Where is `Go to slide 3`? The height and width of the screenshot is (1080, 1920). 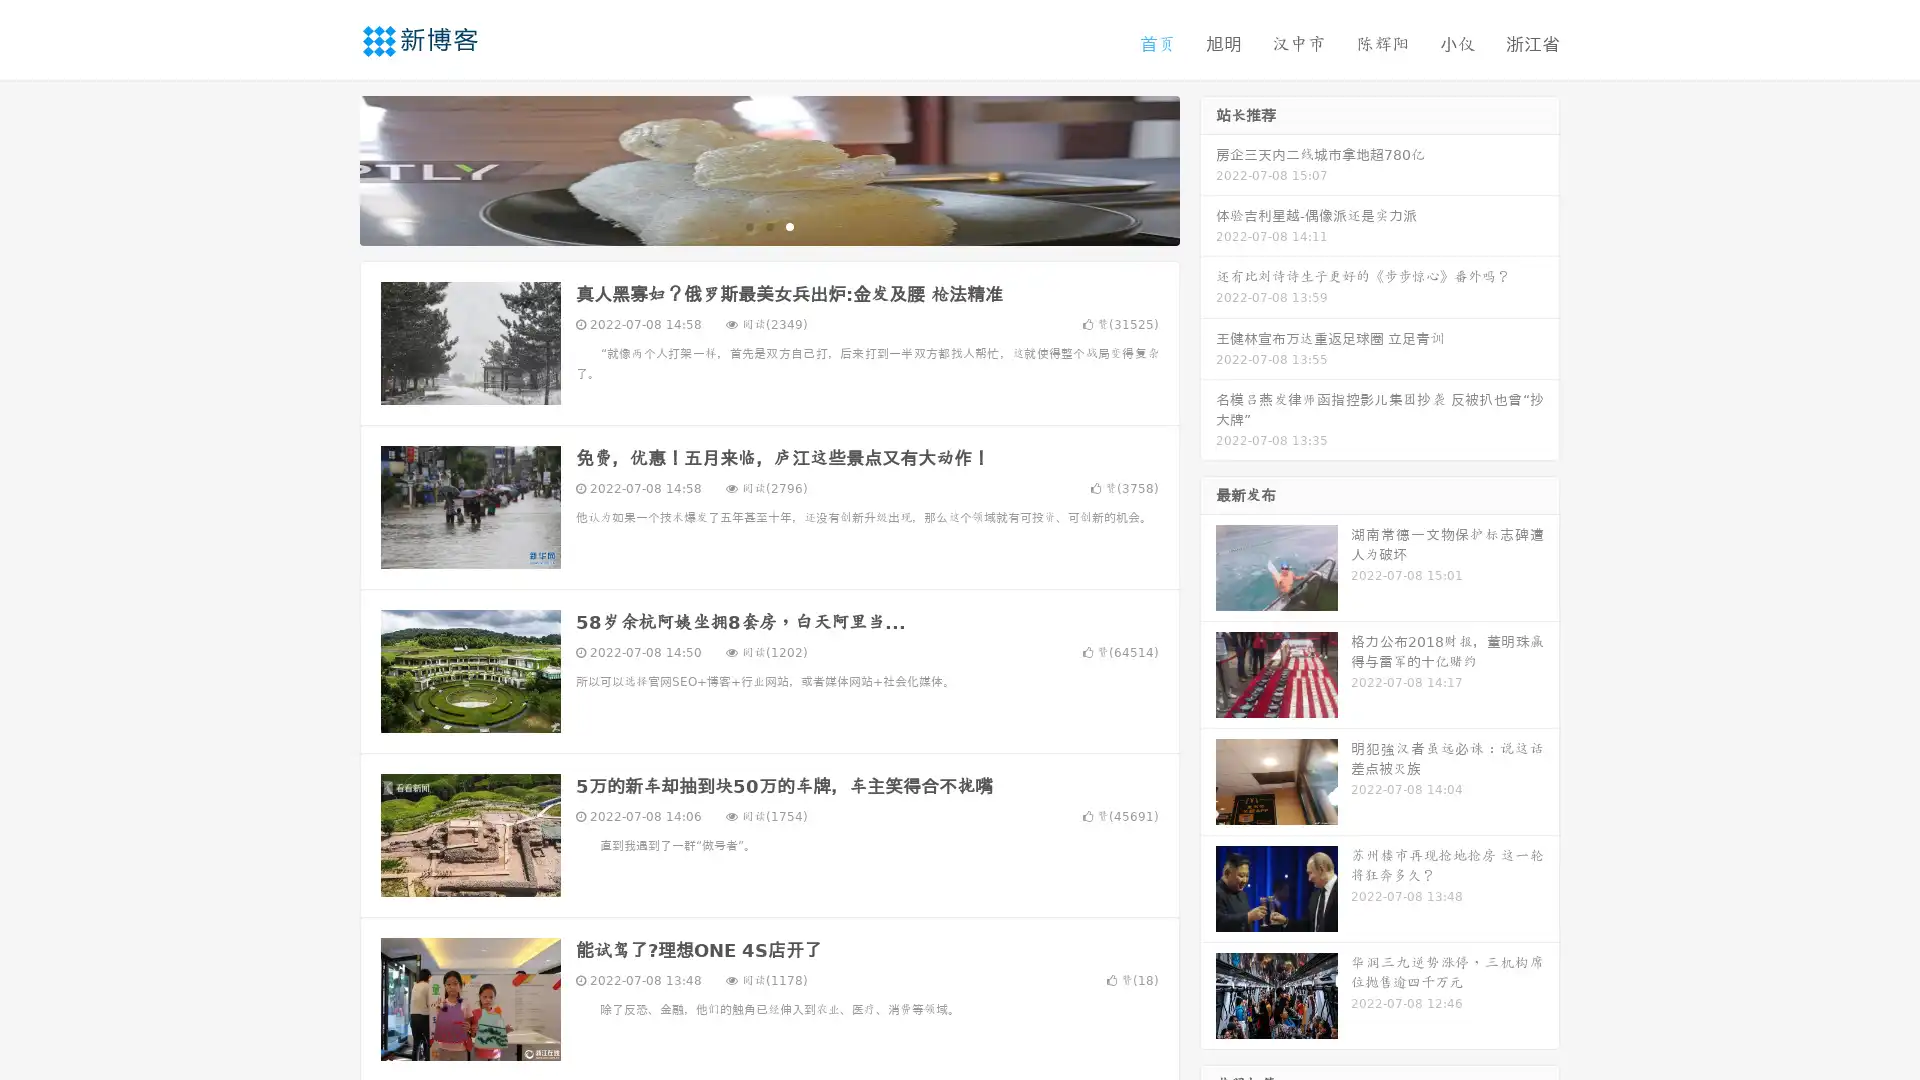
Go to slide 3 is located at coordinates (789, 225).